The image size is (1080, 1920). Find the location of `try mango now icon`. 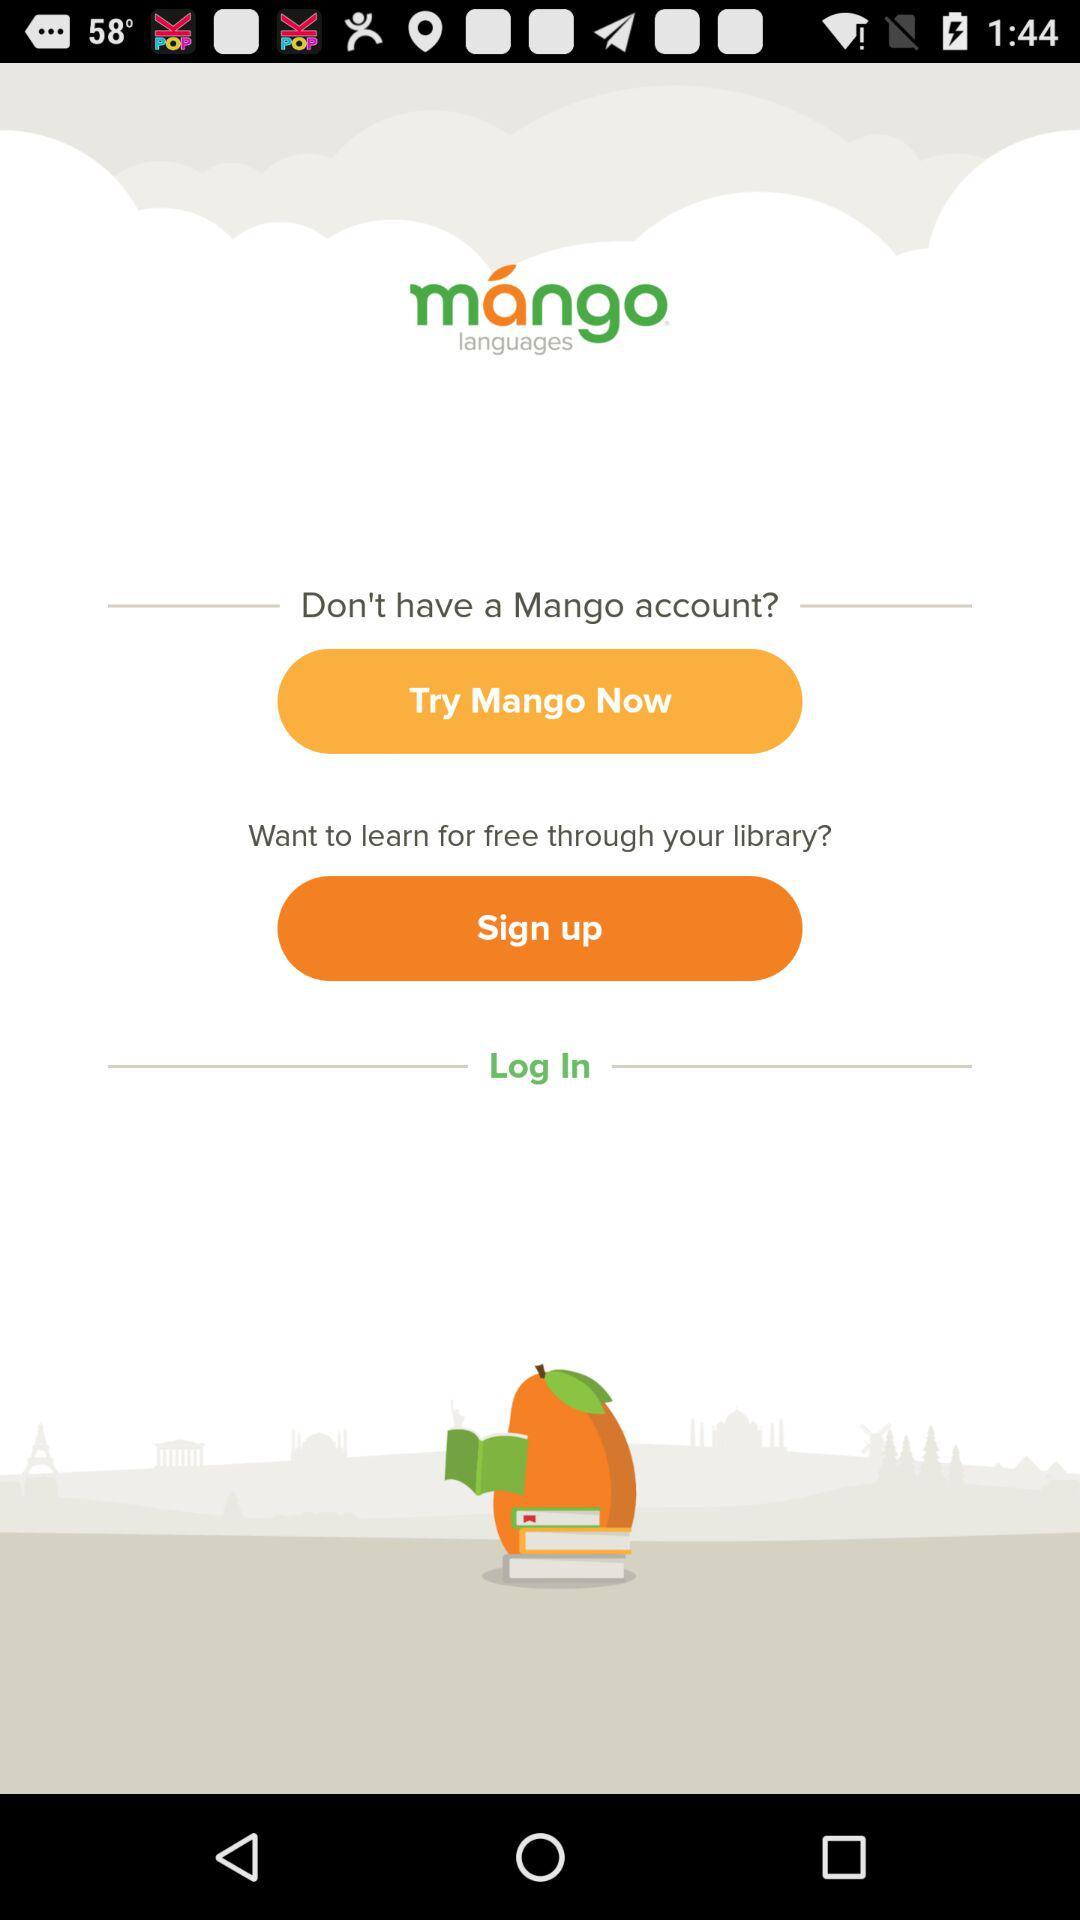

try mango now icon is located at coordinates (540, 701).